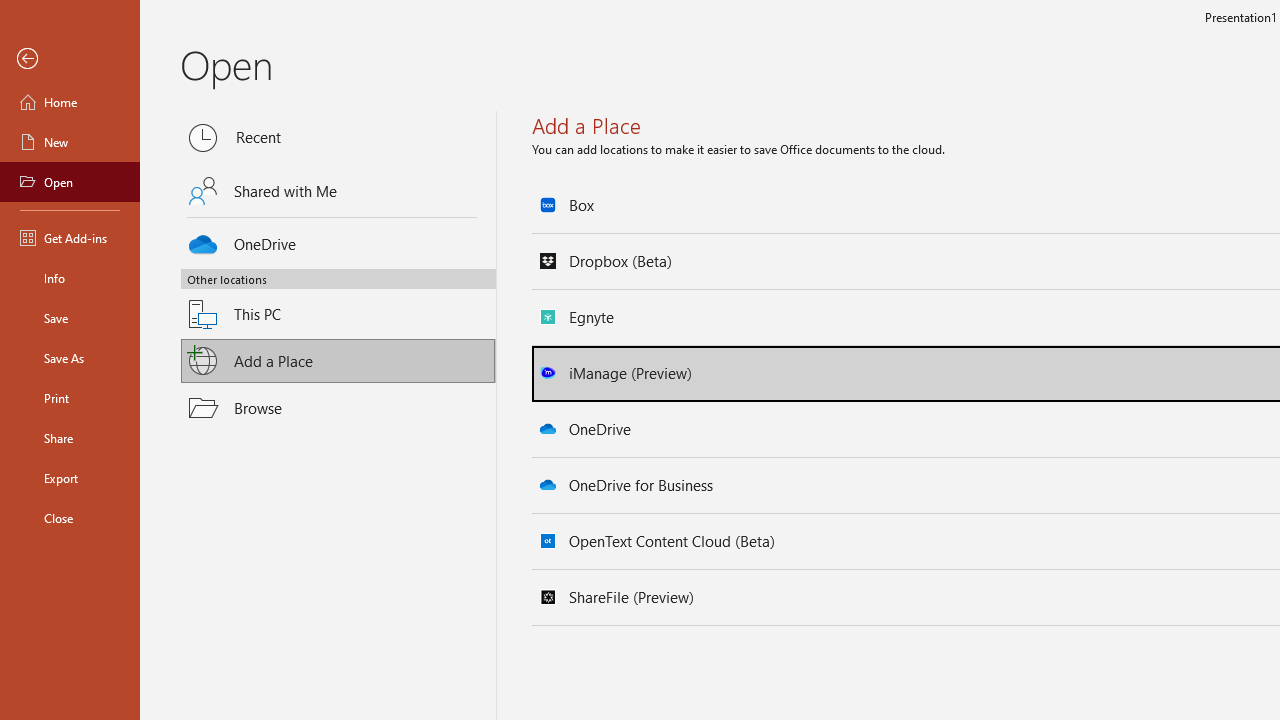  I want to click on 'Back', so click(69, 58).